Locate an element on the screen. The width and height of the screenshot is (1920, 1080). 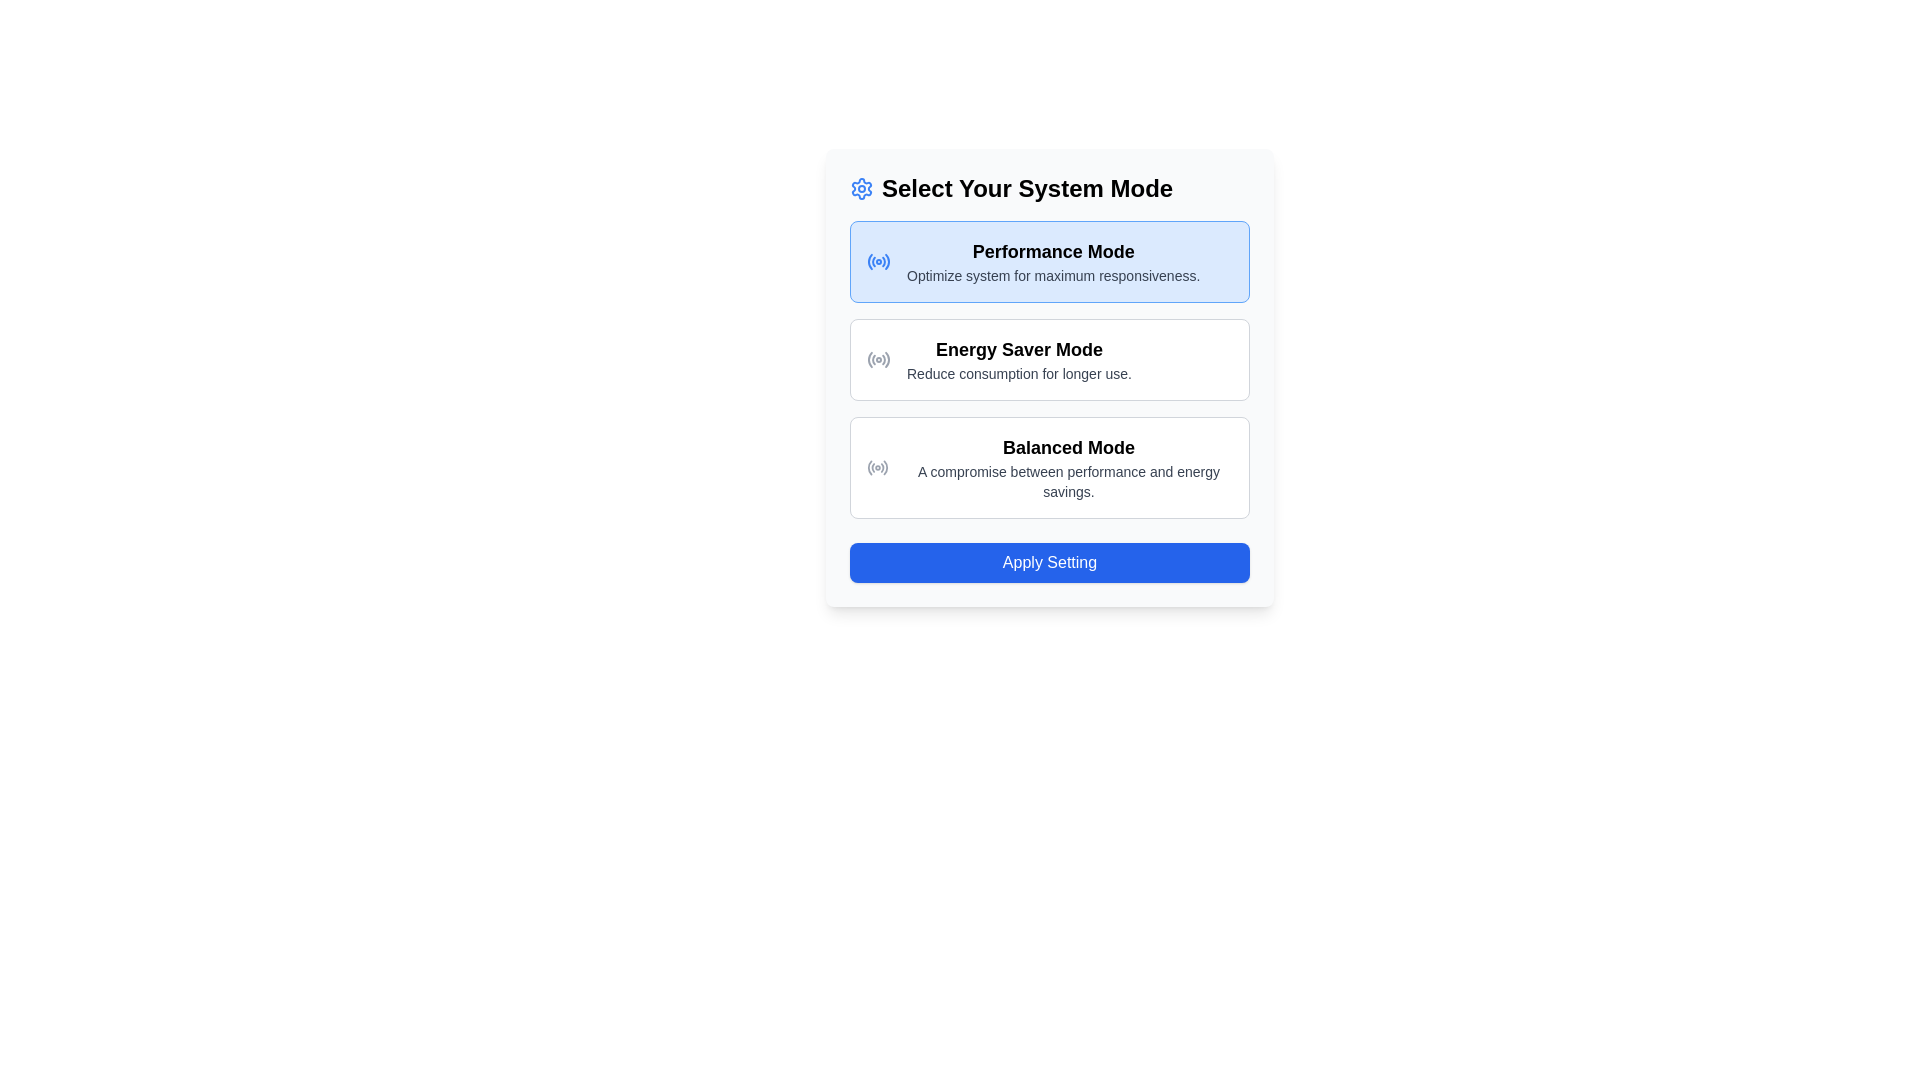
the graphical icon representing a gear or settings symbol, which has a blue outline and is located in the top-left corner of the settings selection interface, adjacent to the 'Select Your System Mode' title is located at coordinates (862, 189).